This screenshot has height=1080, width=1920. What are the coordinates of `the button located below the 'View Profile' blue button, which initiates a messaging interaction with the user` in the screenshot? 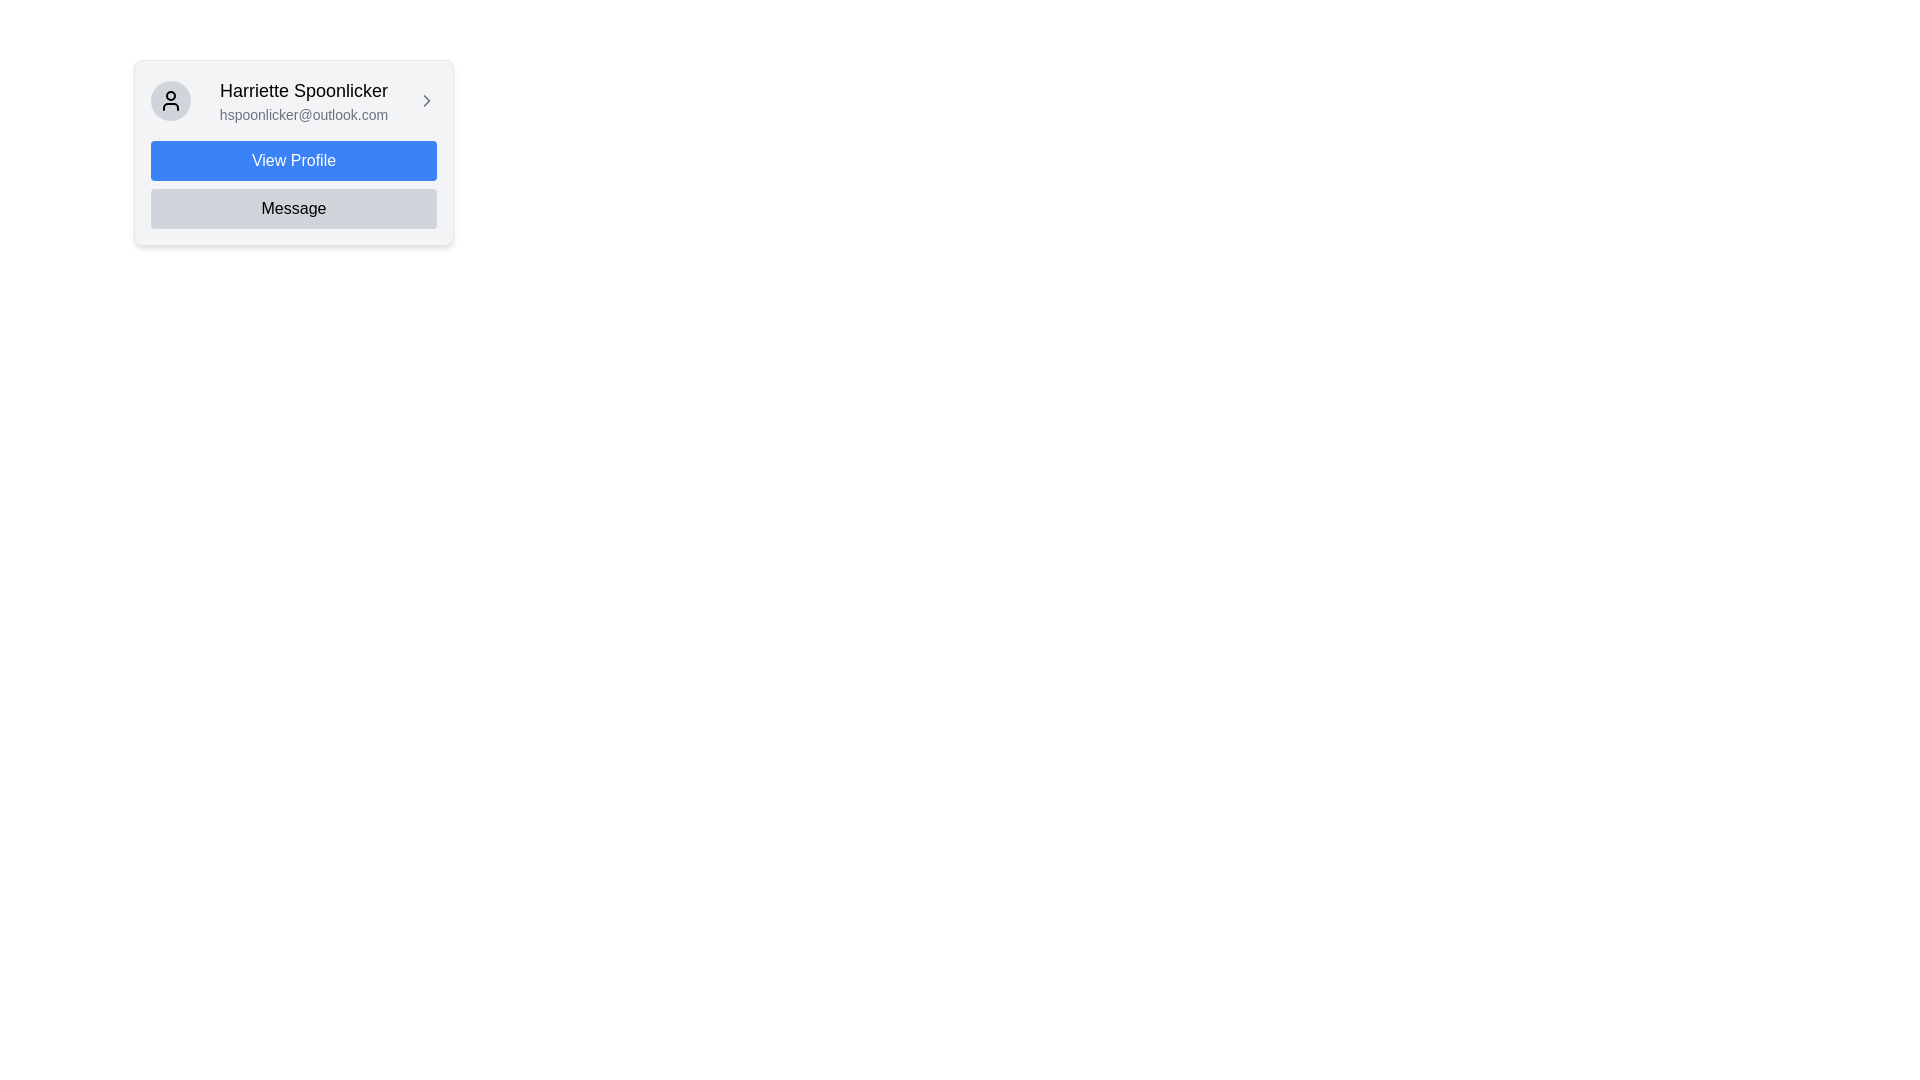 It's located at (292, 208).